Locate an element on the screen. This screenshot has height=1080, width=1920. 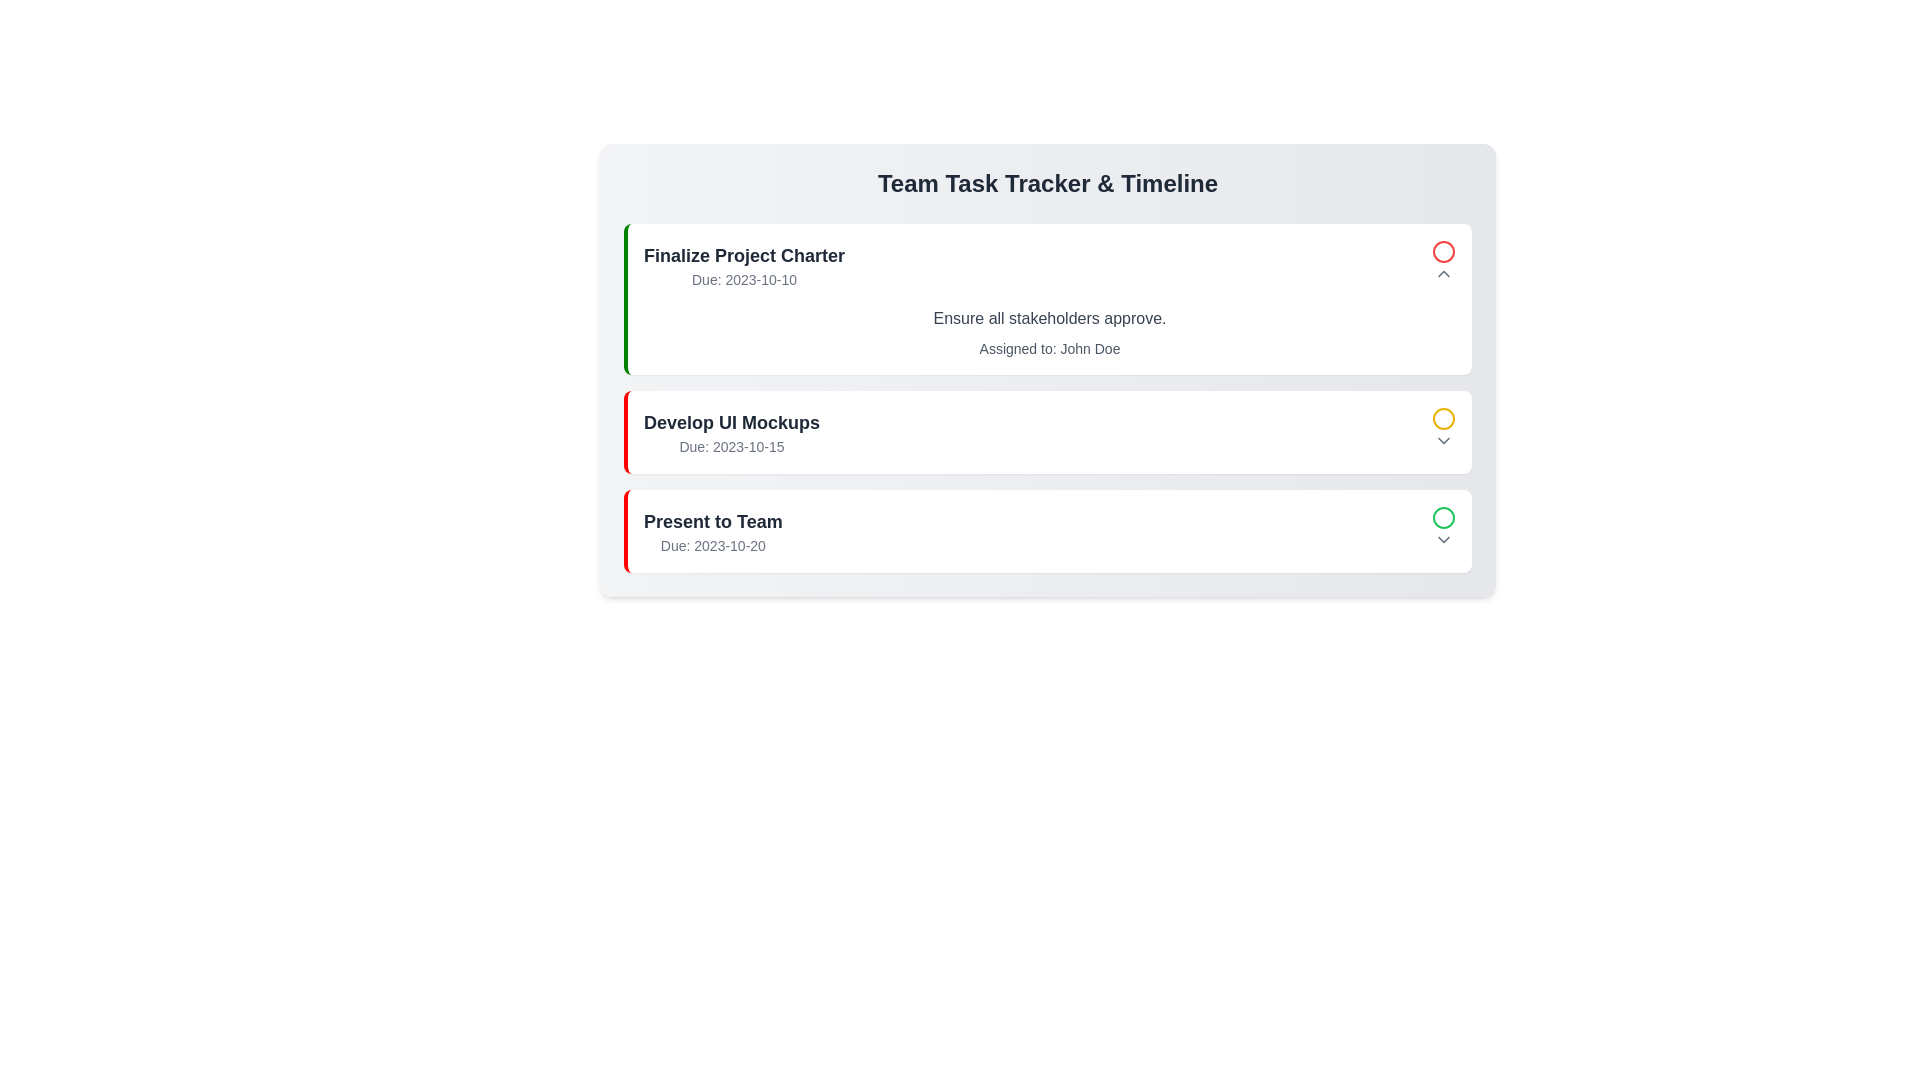
the task card displaying 'Present to Team' and 'Due: 2023-10-20', which is the third item in the vertical list of task cards is located at coordinates (1049, 530).